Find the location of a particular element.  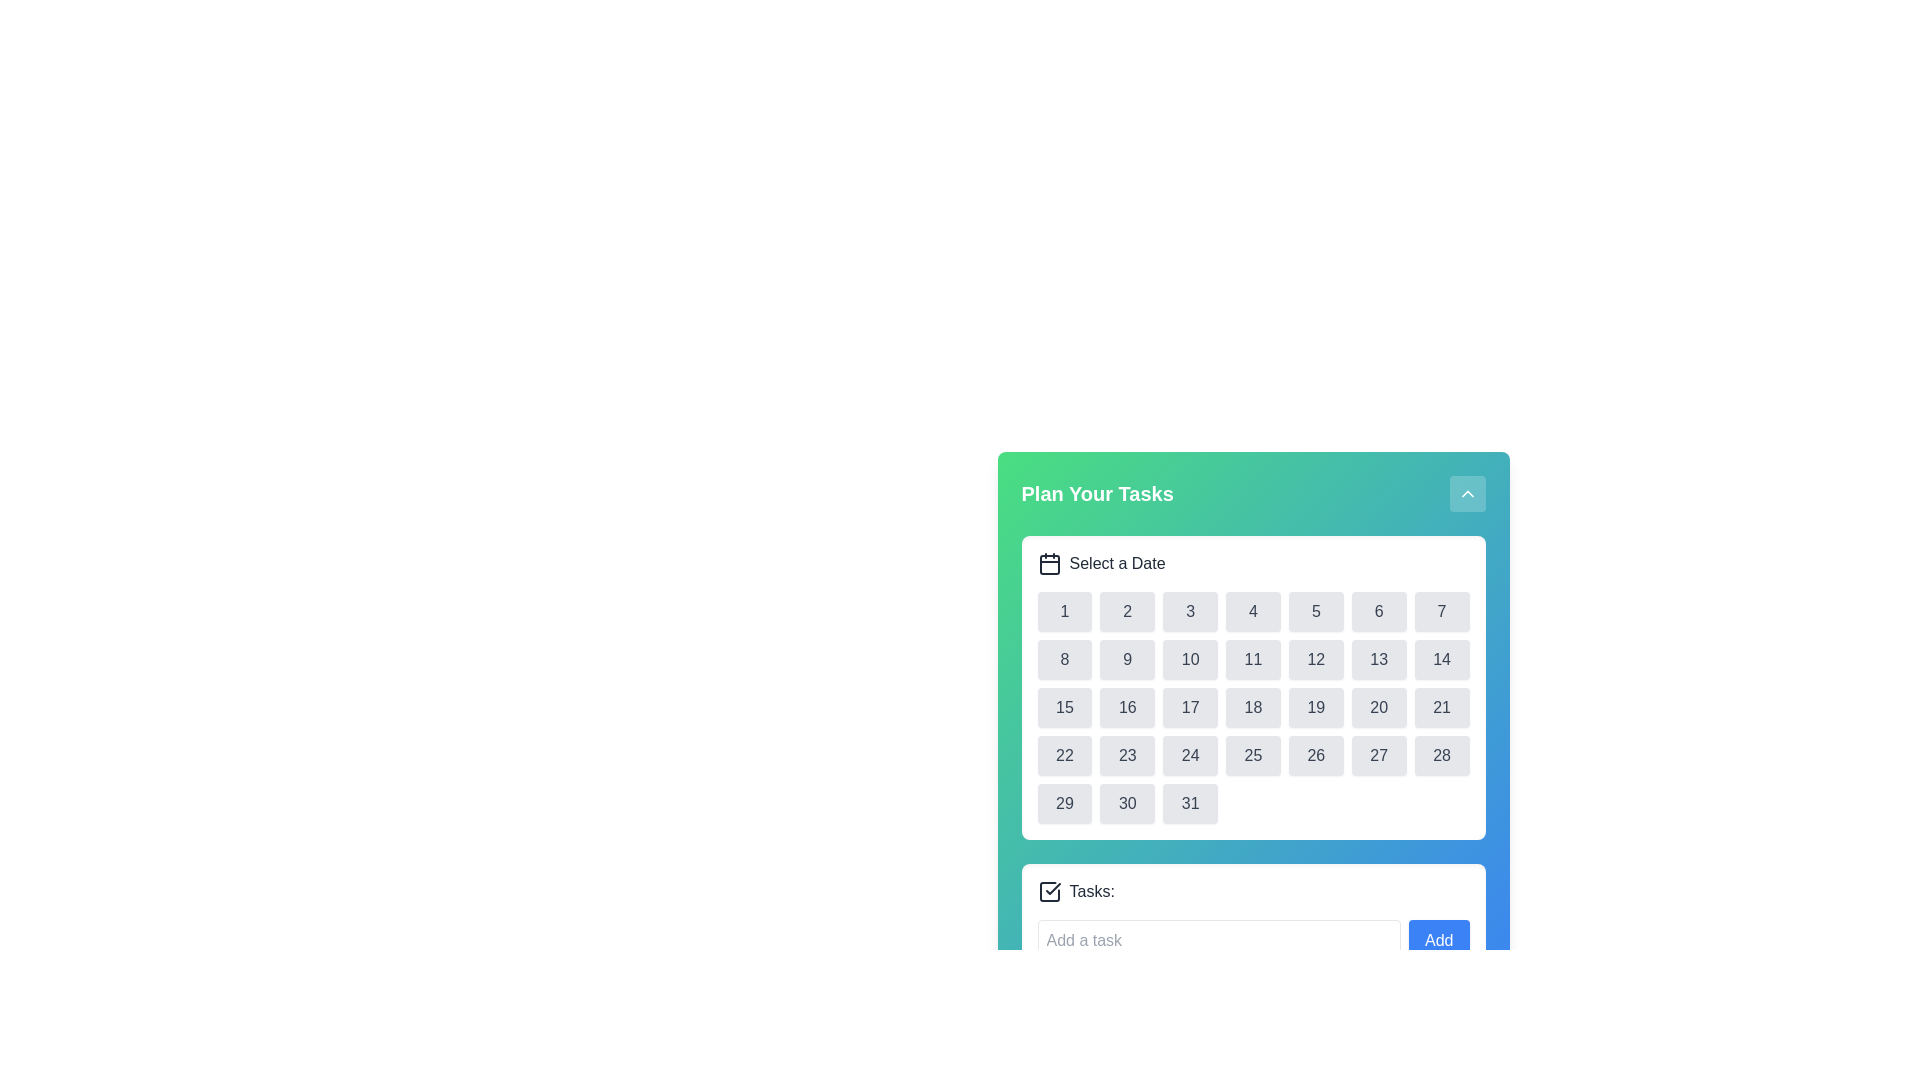

the button that allows the user to select the date '23' in the grid located within the 'Plan Your Tasks' panel is located at coordinates (1127, 756).